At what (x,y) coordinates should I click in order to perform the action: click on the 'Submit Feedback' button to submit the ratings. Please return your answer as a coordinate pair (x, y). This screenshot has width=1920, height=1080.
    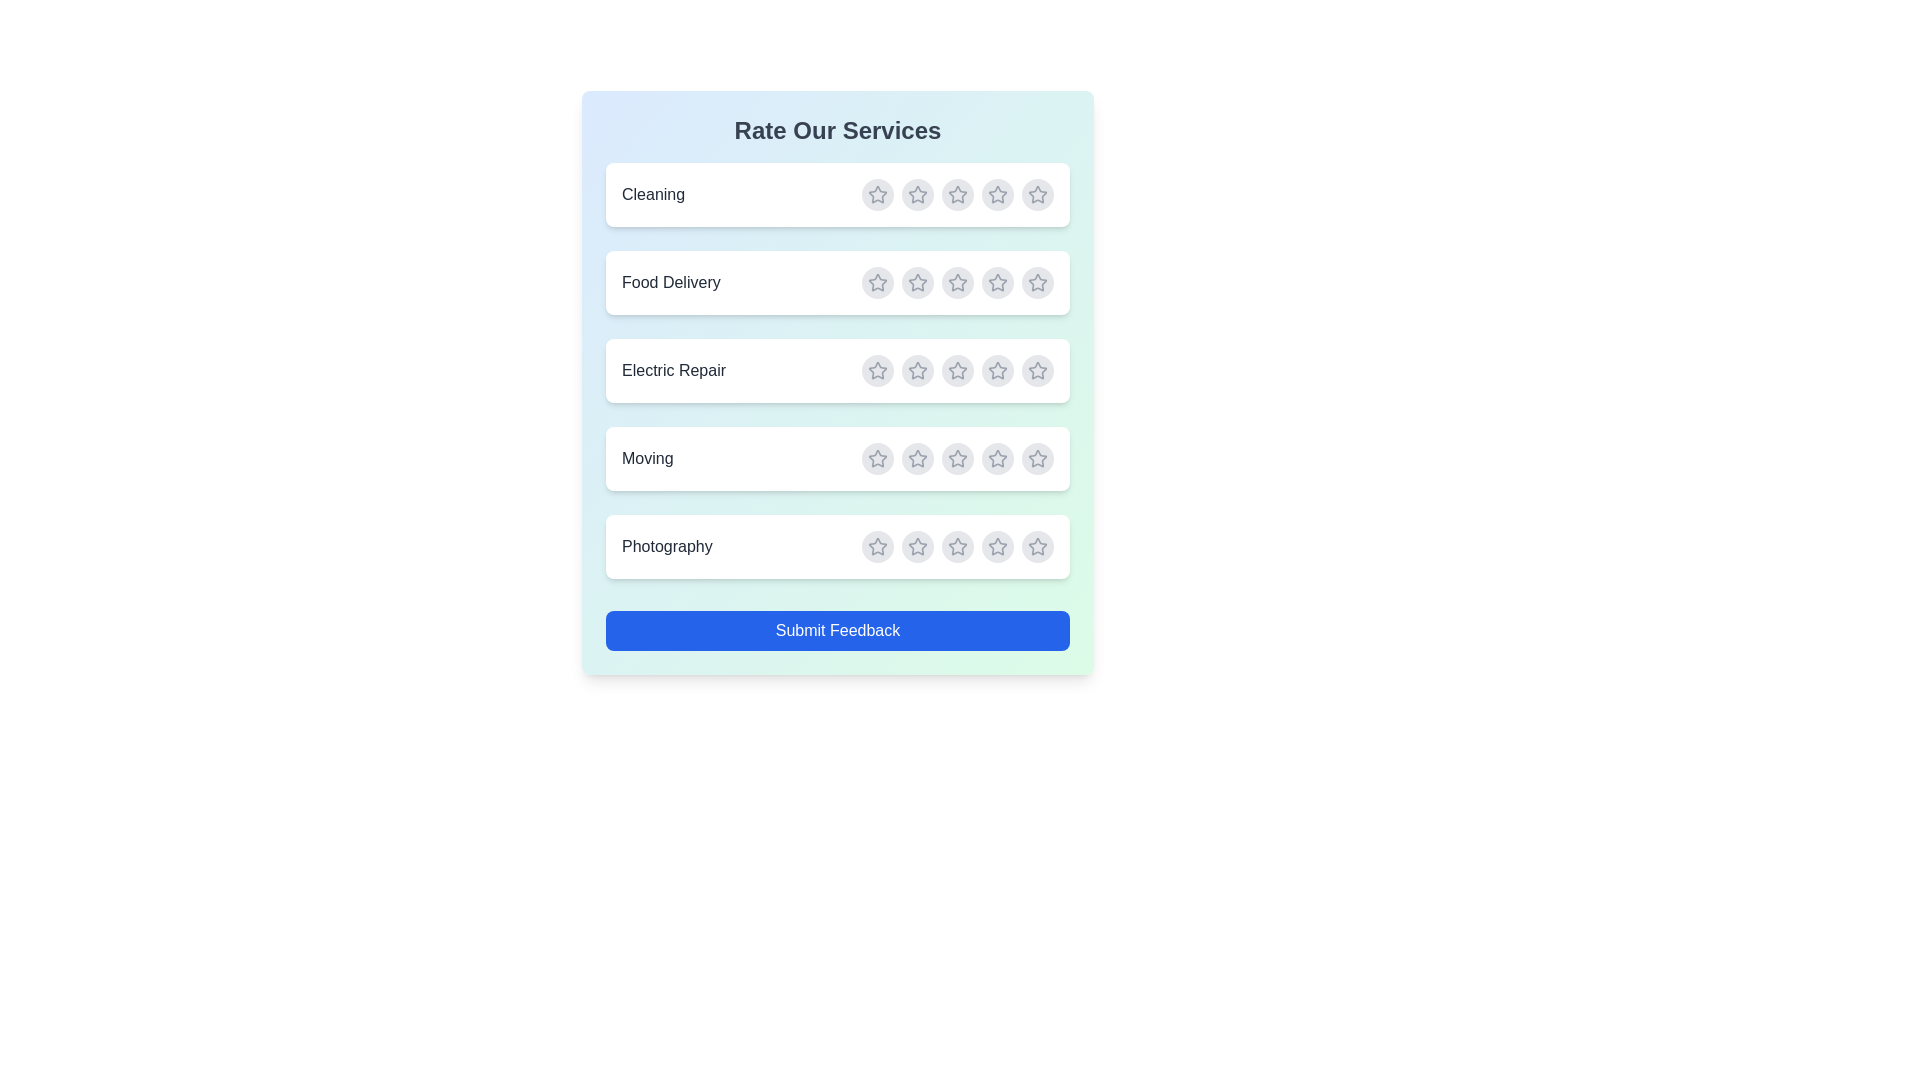
    Looking at the image, I should click on (838, 631).